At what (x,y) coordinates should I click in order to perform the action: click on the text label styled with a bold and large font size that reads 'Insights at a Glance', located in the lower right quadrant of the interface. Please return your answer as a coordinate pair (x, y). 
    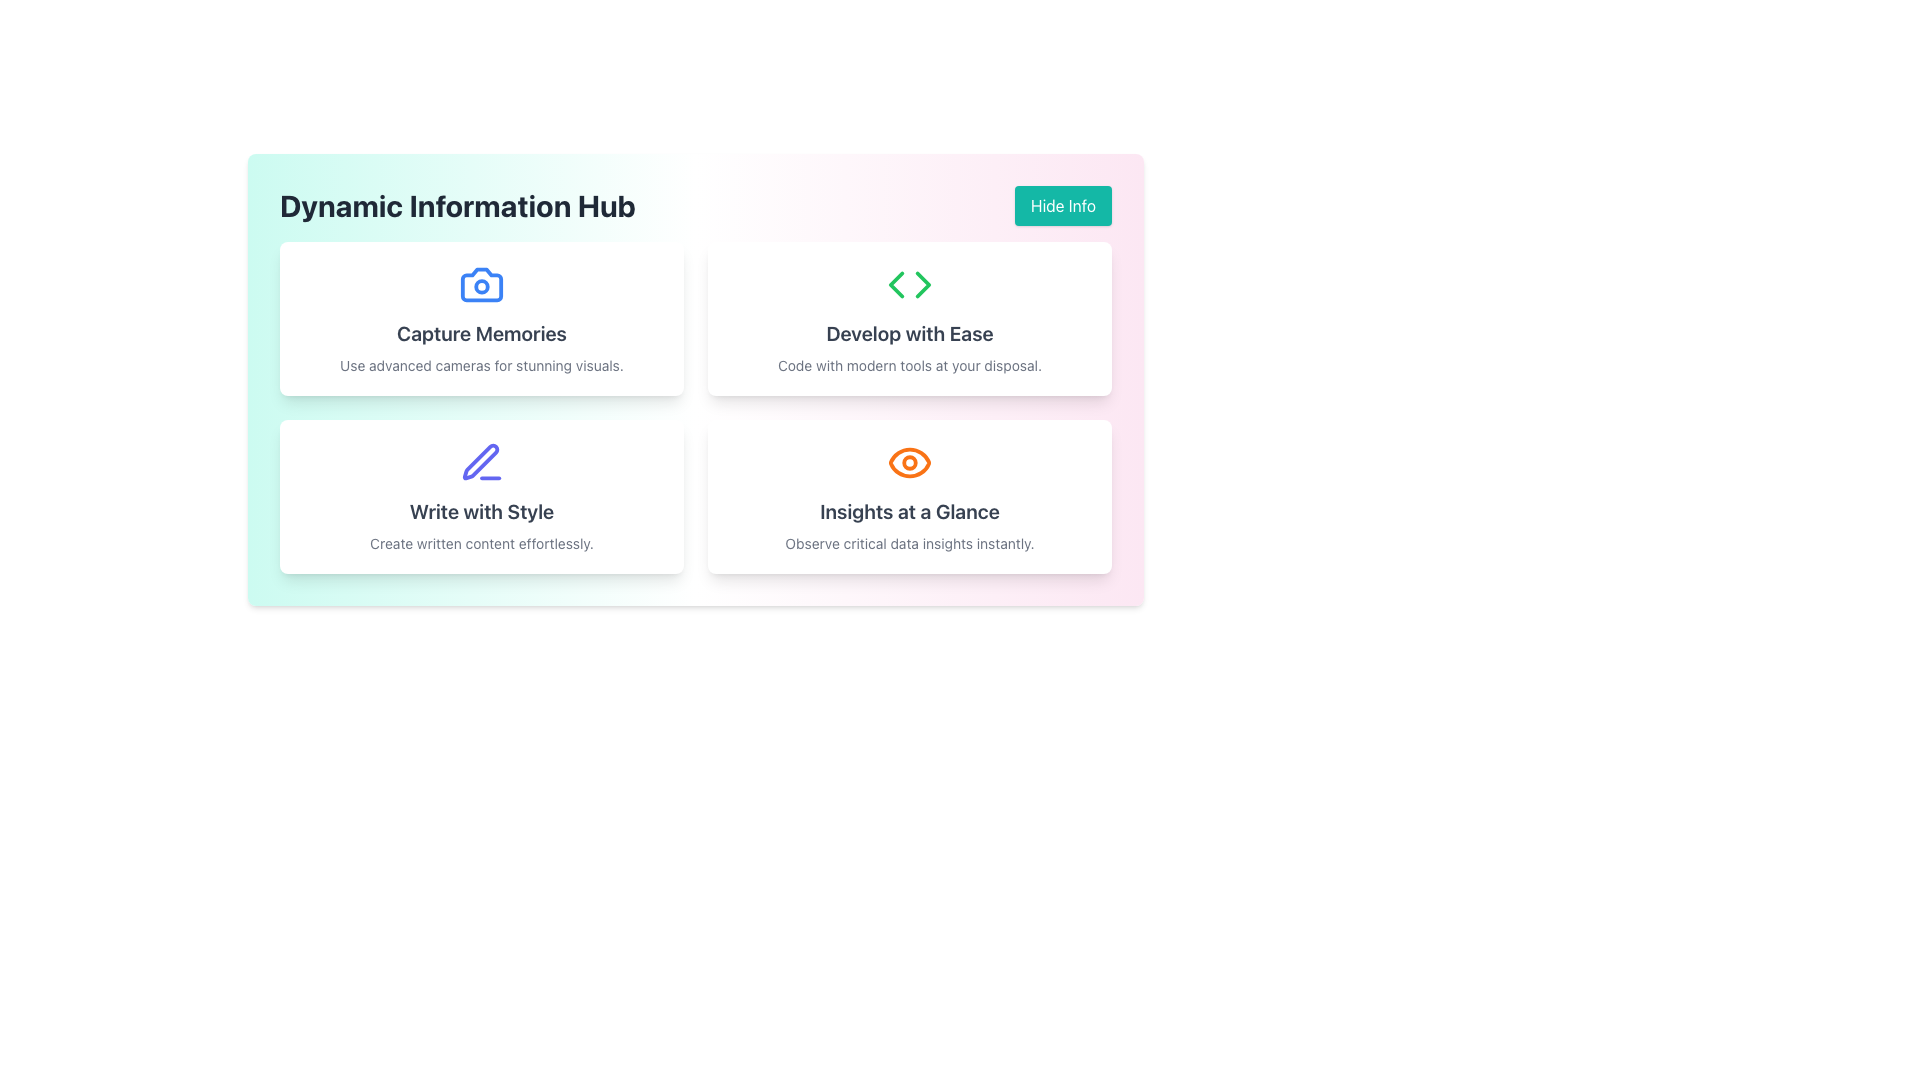
    Looking at the image, I should click on (909, 511).